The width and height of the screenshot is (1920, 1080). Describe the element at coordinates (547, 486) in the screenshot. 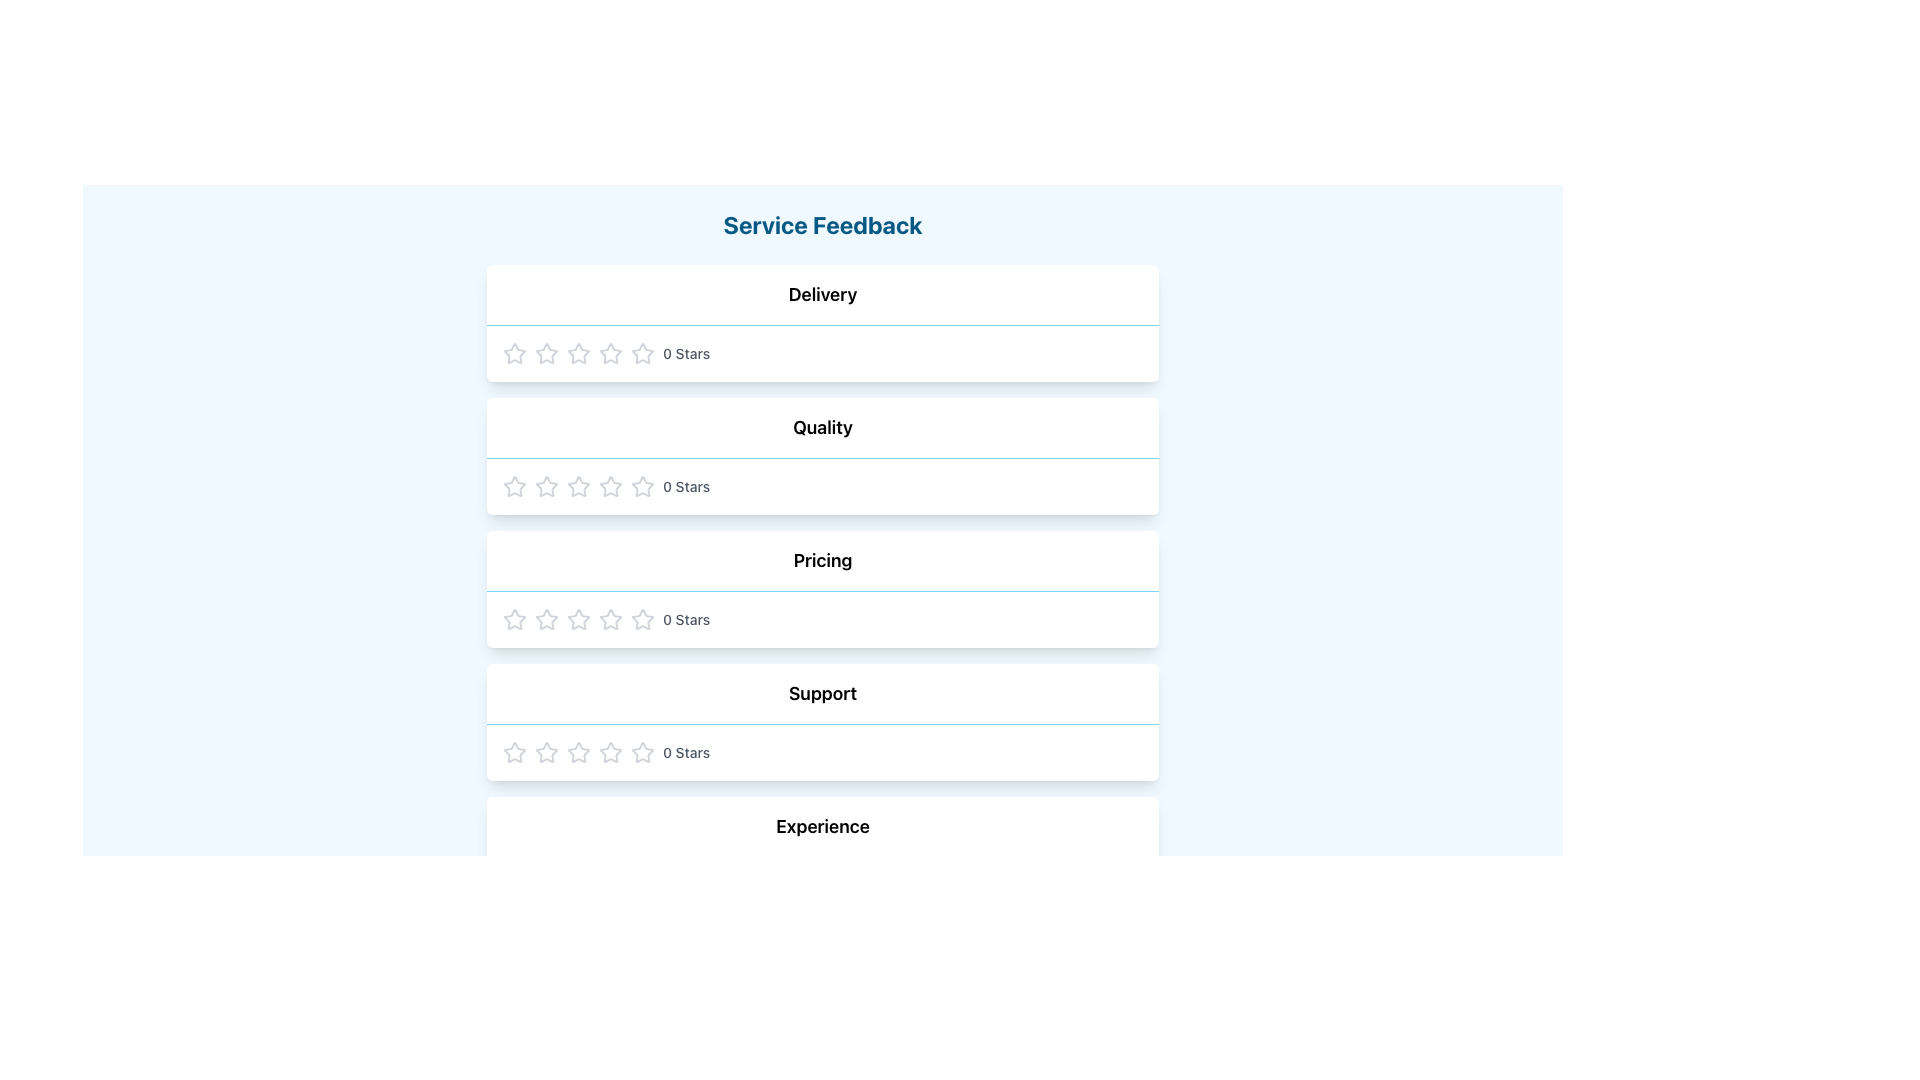

I see `the third star icon in the Quality feedback section` at that location.